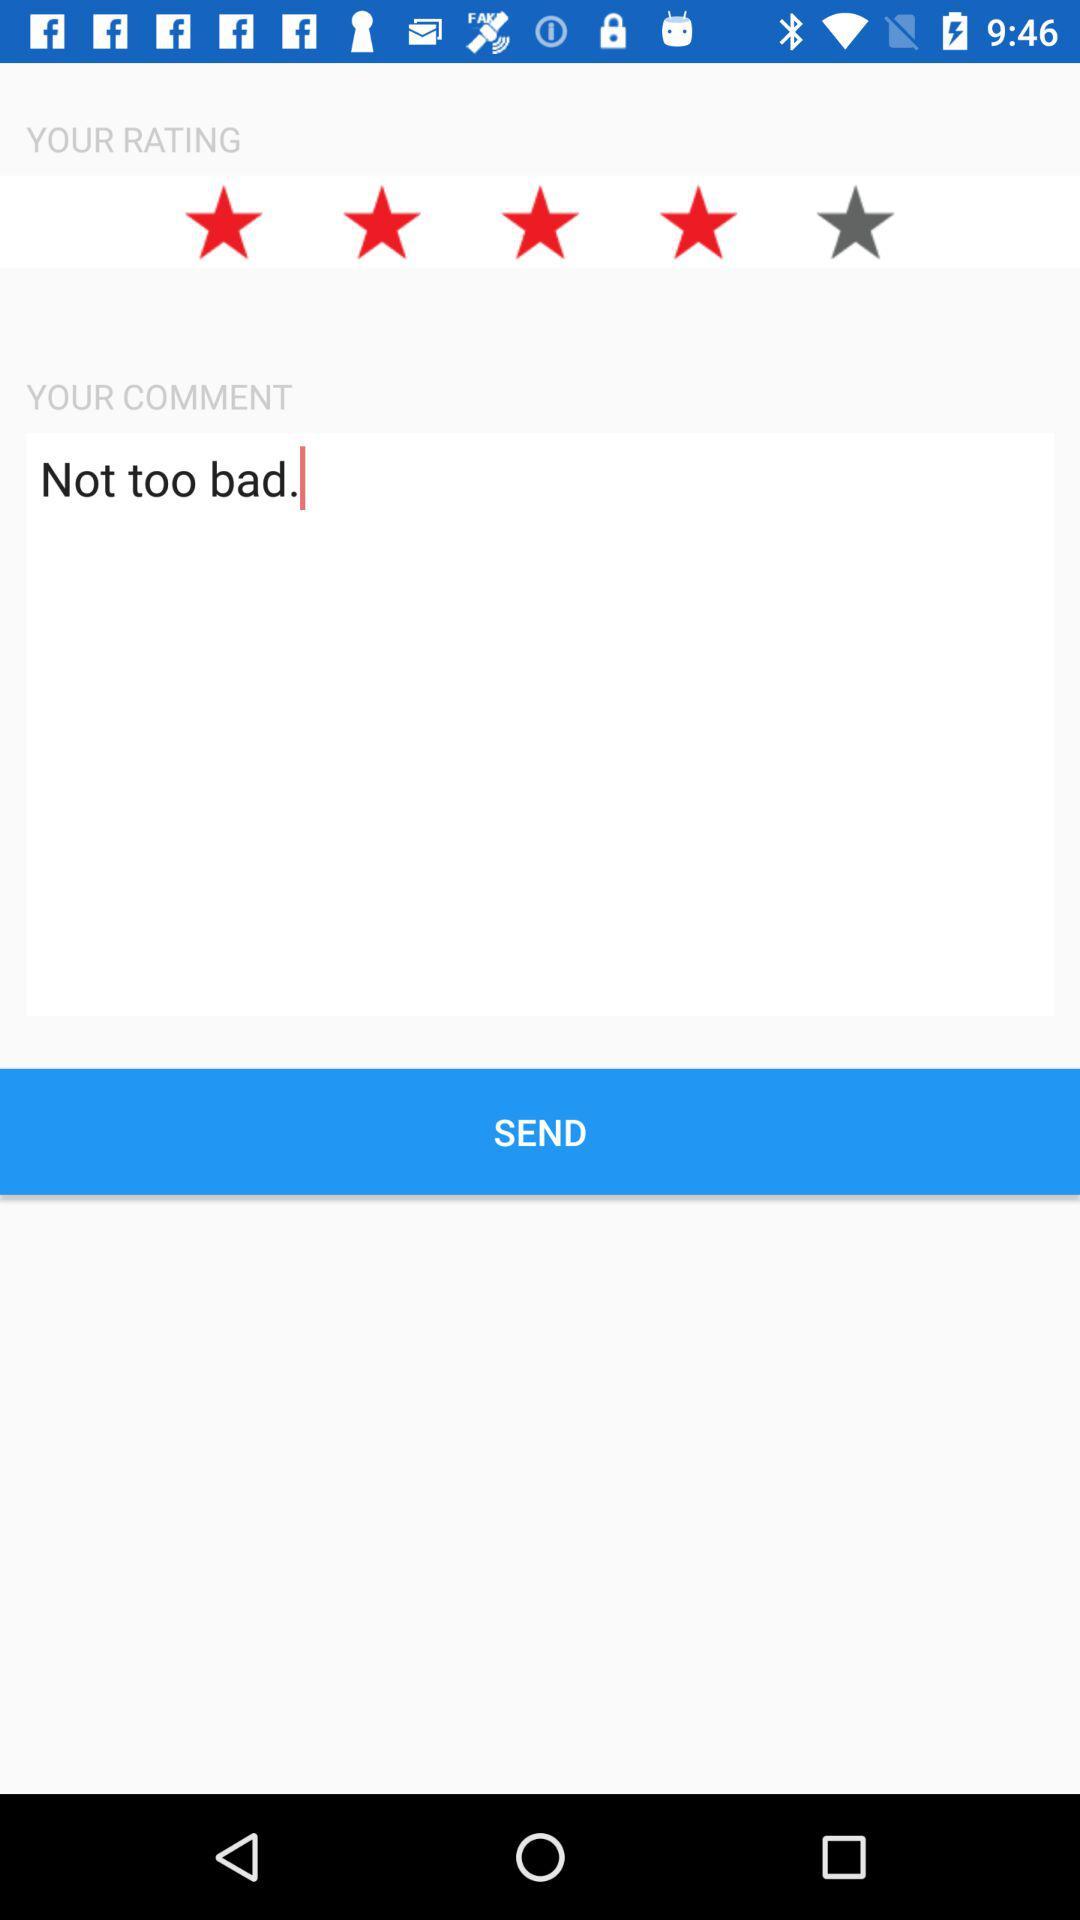 The height and width of the screenshot is (1920, 1080). I want to click on the star icon, so click(696, 221).